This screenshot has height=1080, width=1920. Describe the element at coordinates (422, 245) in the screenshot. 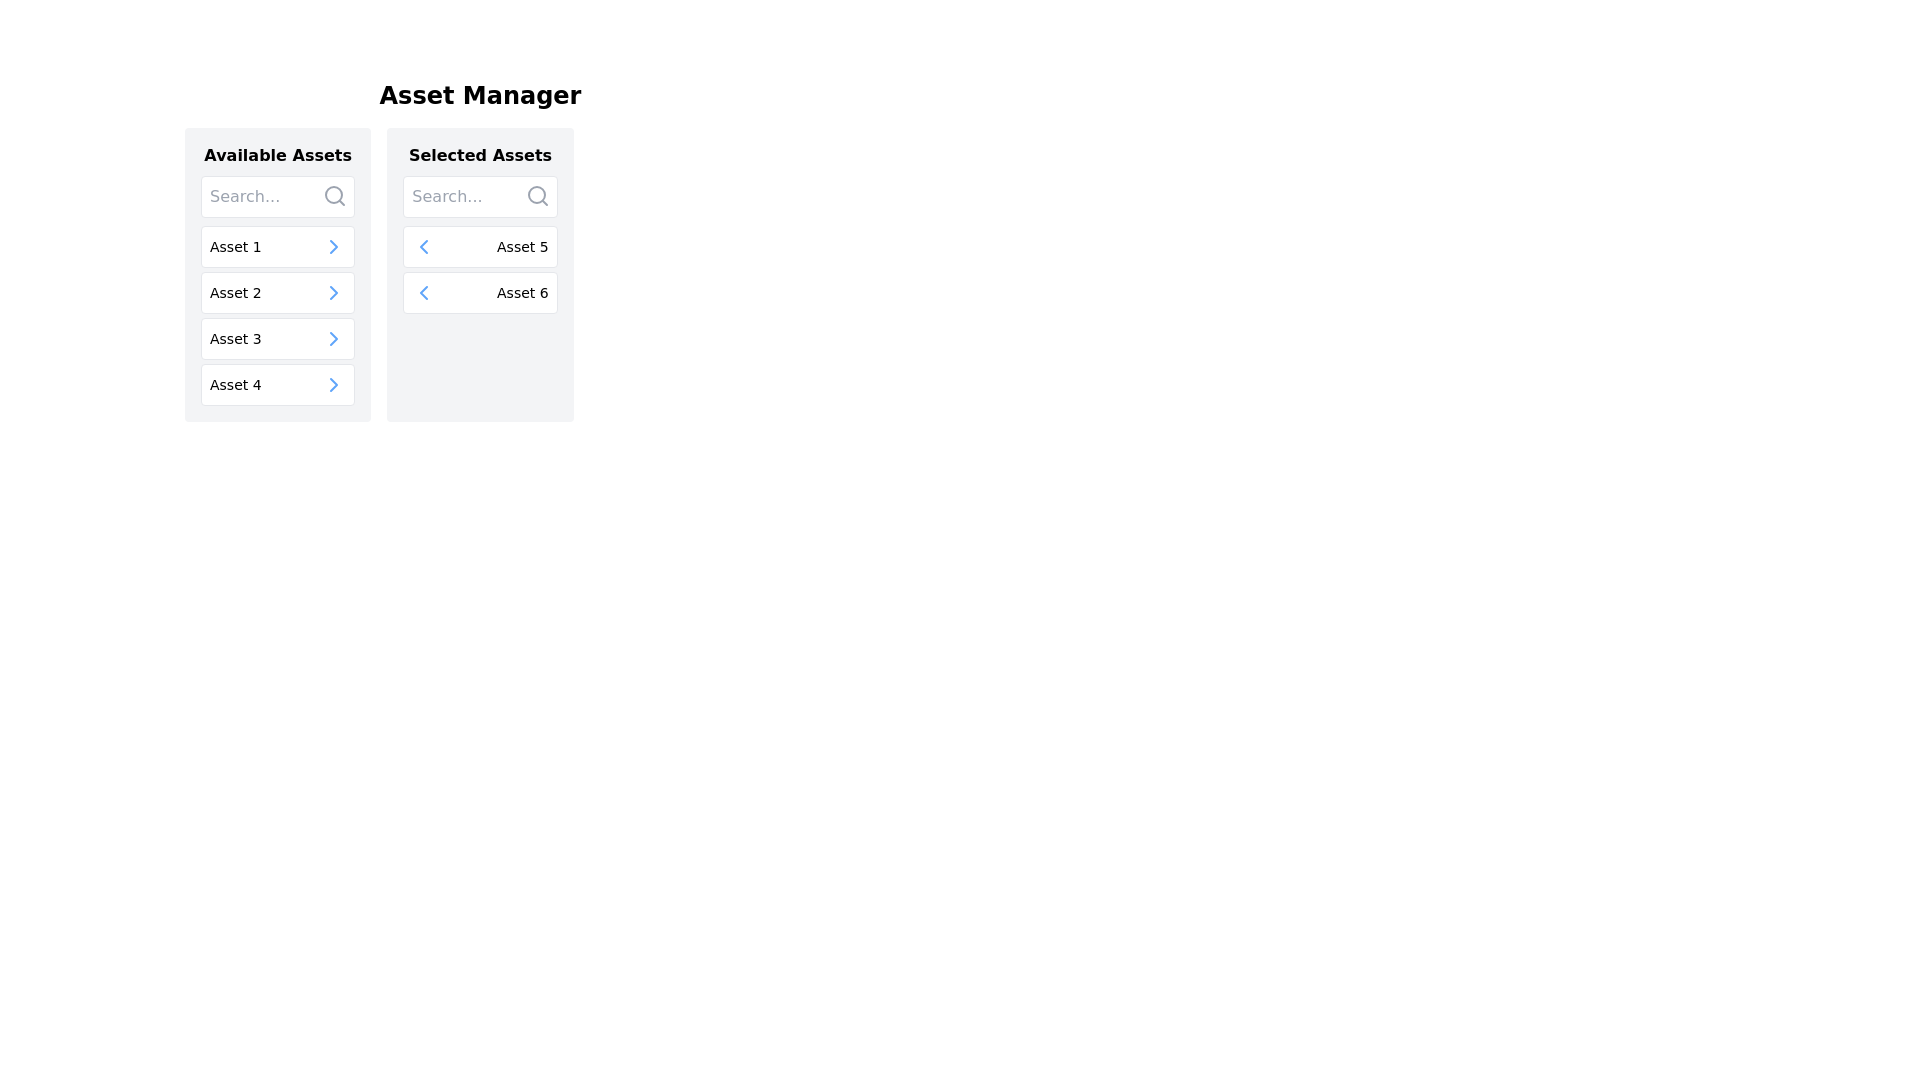

I see `the button with an icon` at that location.